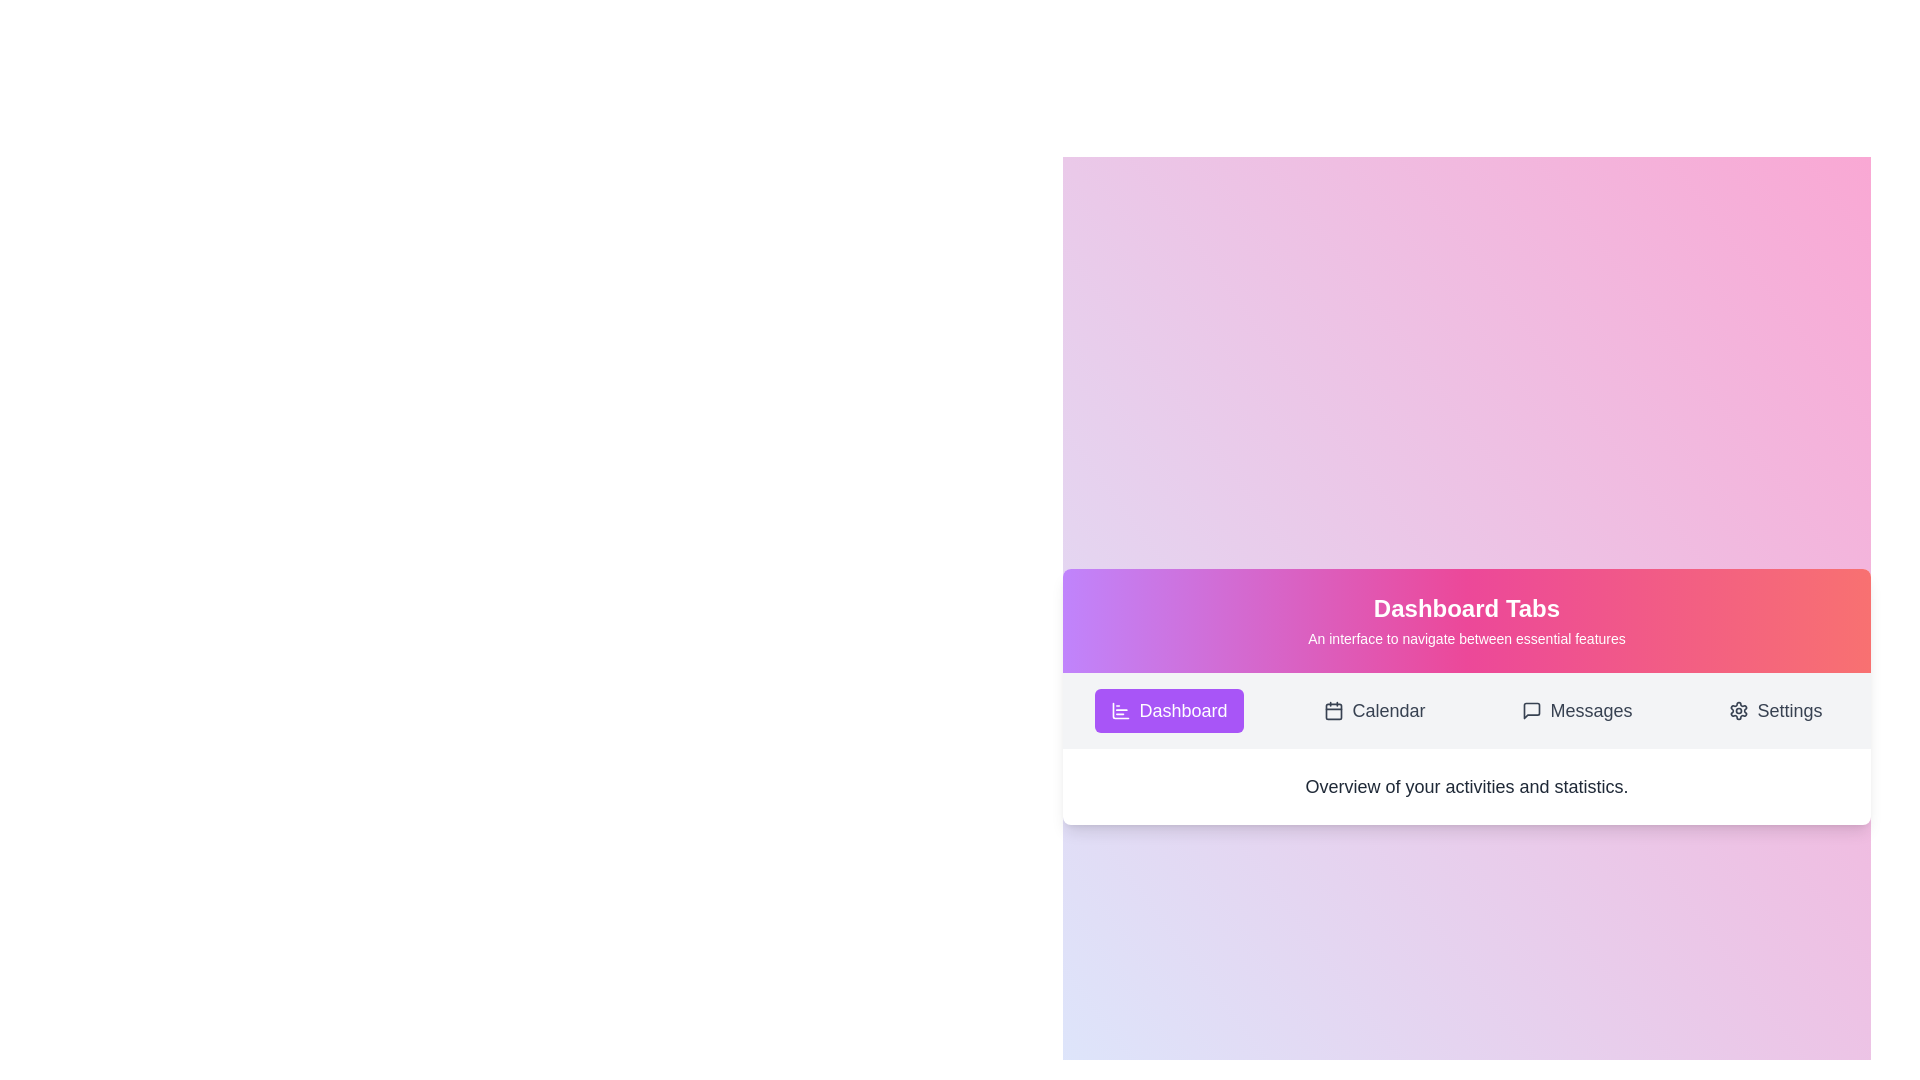  Describe the element at coordinates (1467, 709) in the screenshot. I see `the Navigation bar` at that location.